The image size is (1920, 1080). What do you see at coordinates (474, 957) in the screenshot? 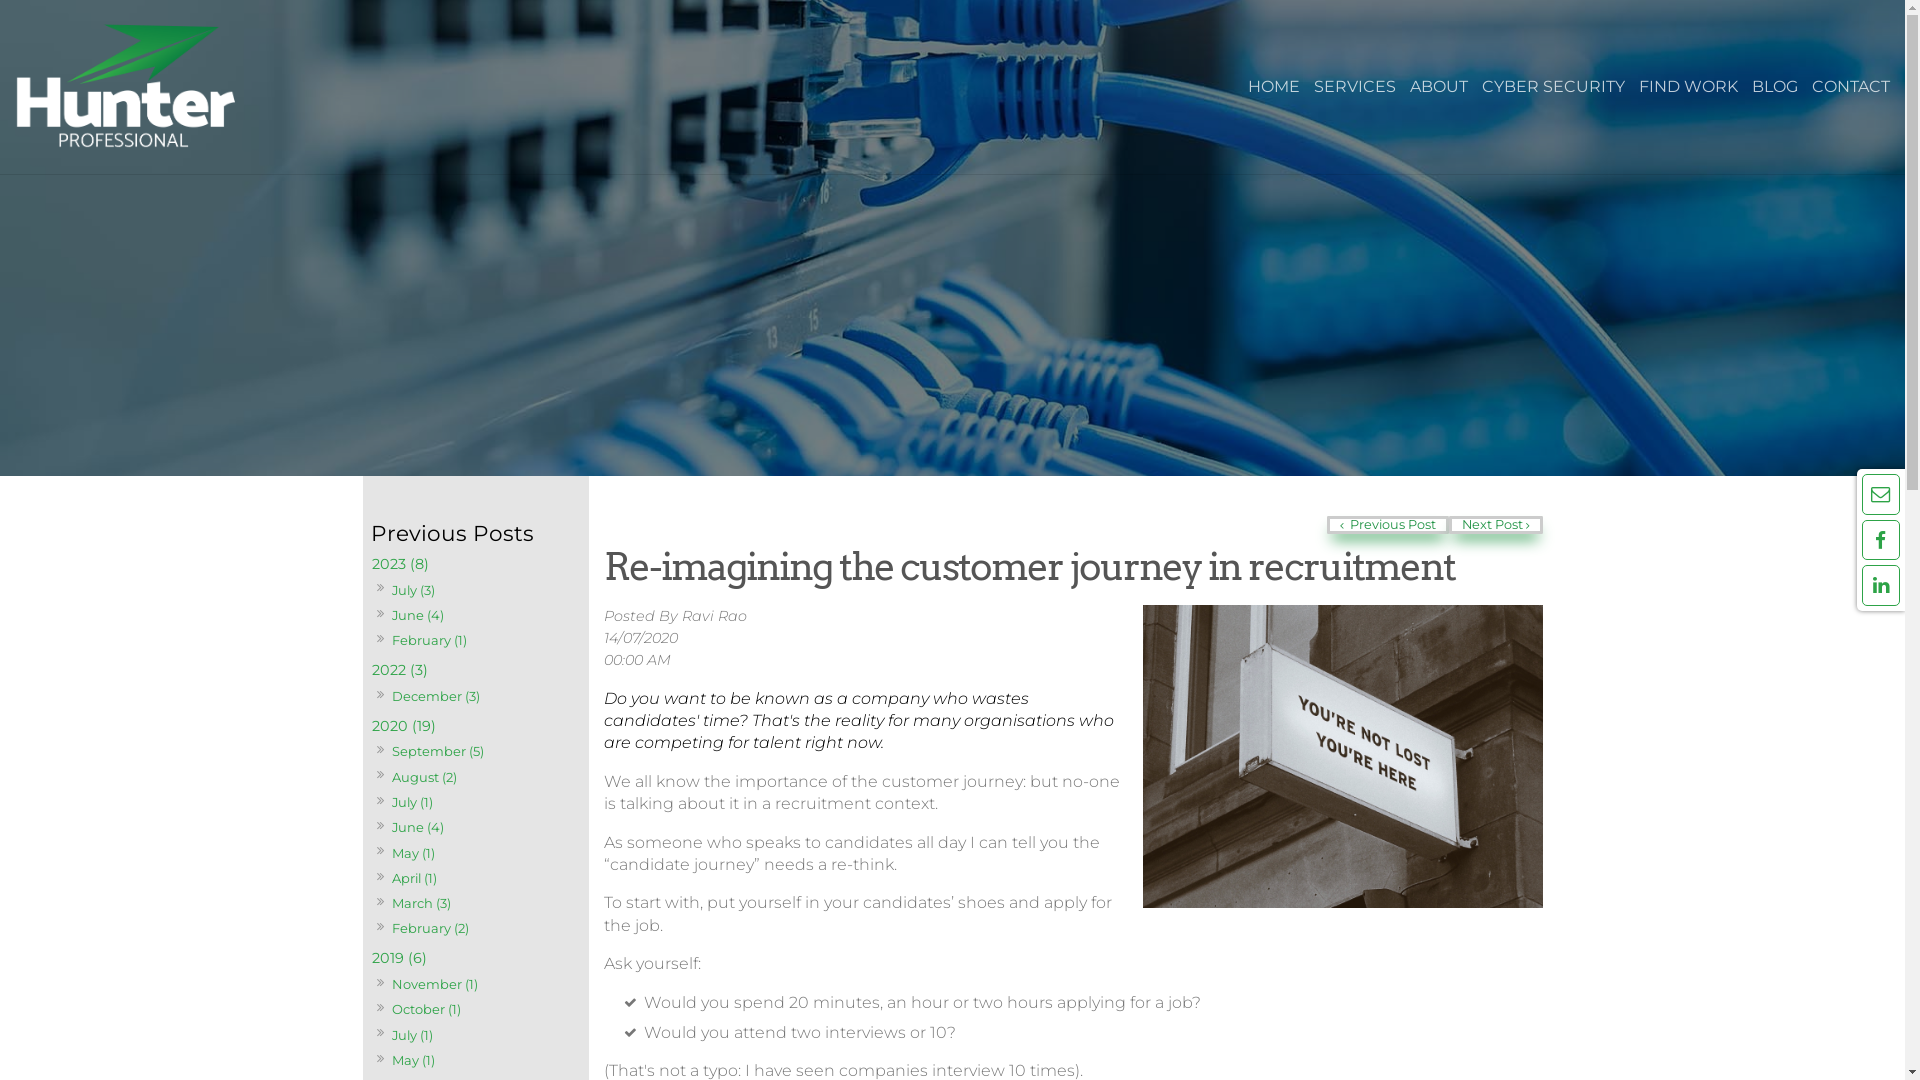
I see `'2019 (6)'` at bounding box center [474, 957].